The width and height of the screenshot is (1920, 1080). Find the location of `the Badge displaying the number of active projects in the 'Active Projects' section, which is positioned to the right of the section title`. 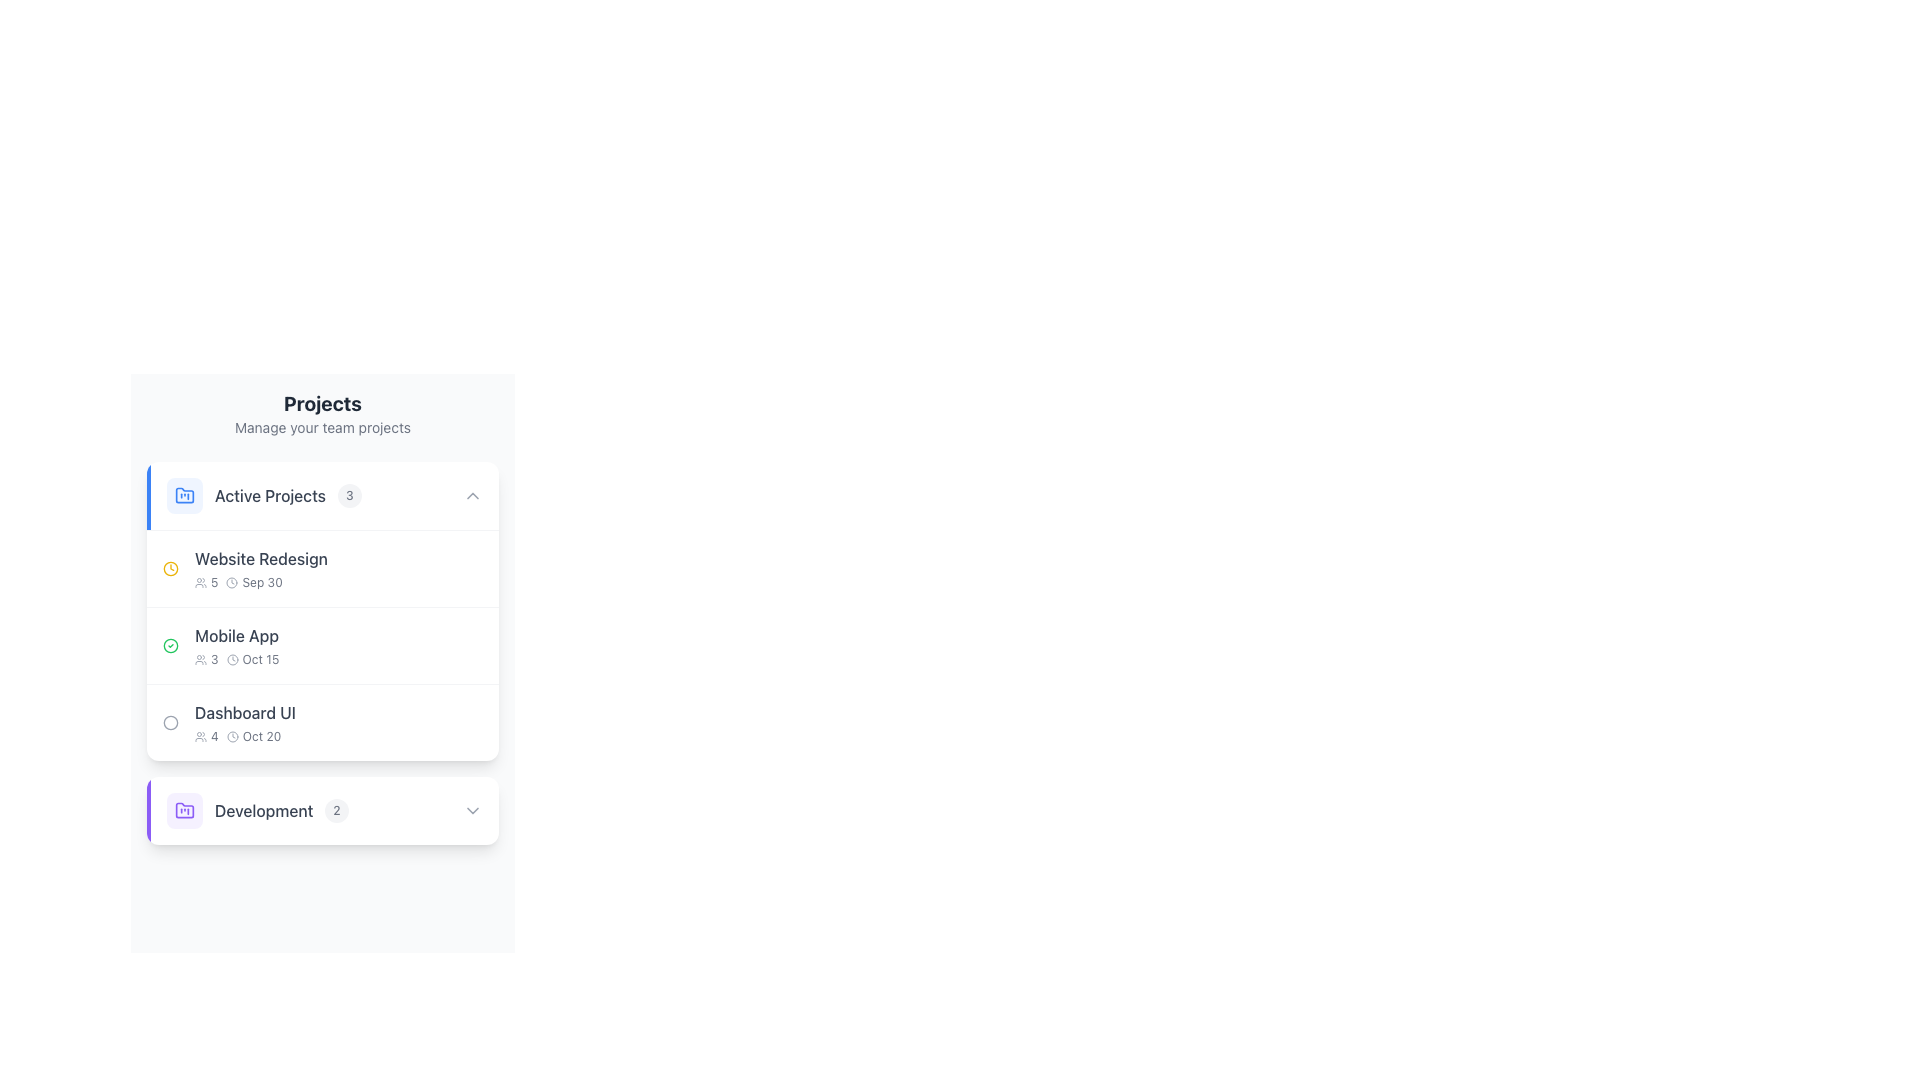

the Badge displaying the number of active projects in the 'Active Projects' section, which is positioned to the right of the section title is located at coordinates (349, 495).